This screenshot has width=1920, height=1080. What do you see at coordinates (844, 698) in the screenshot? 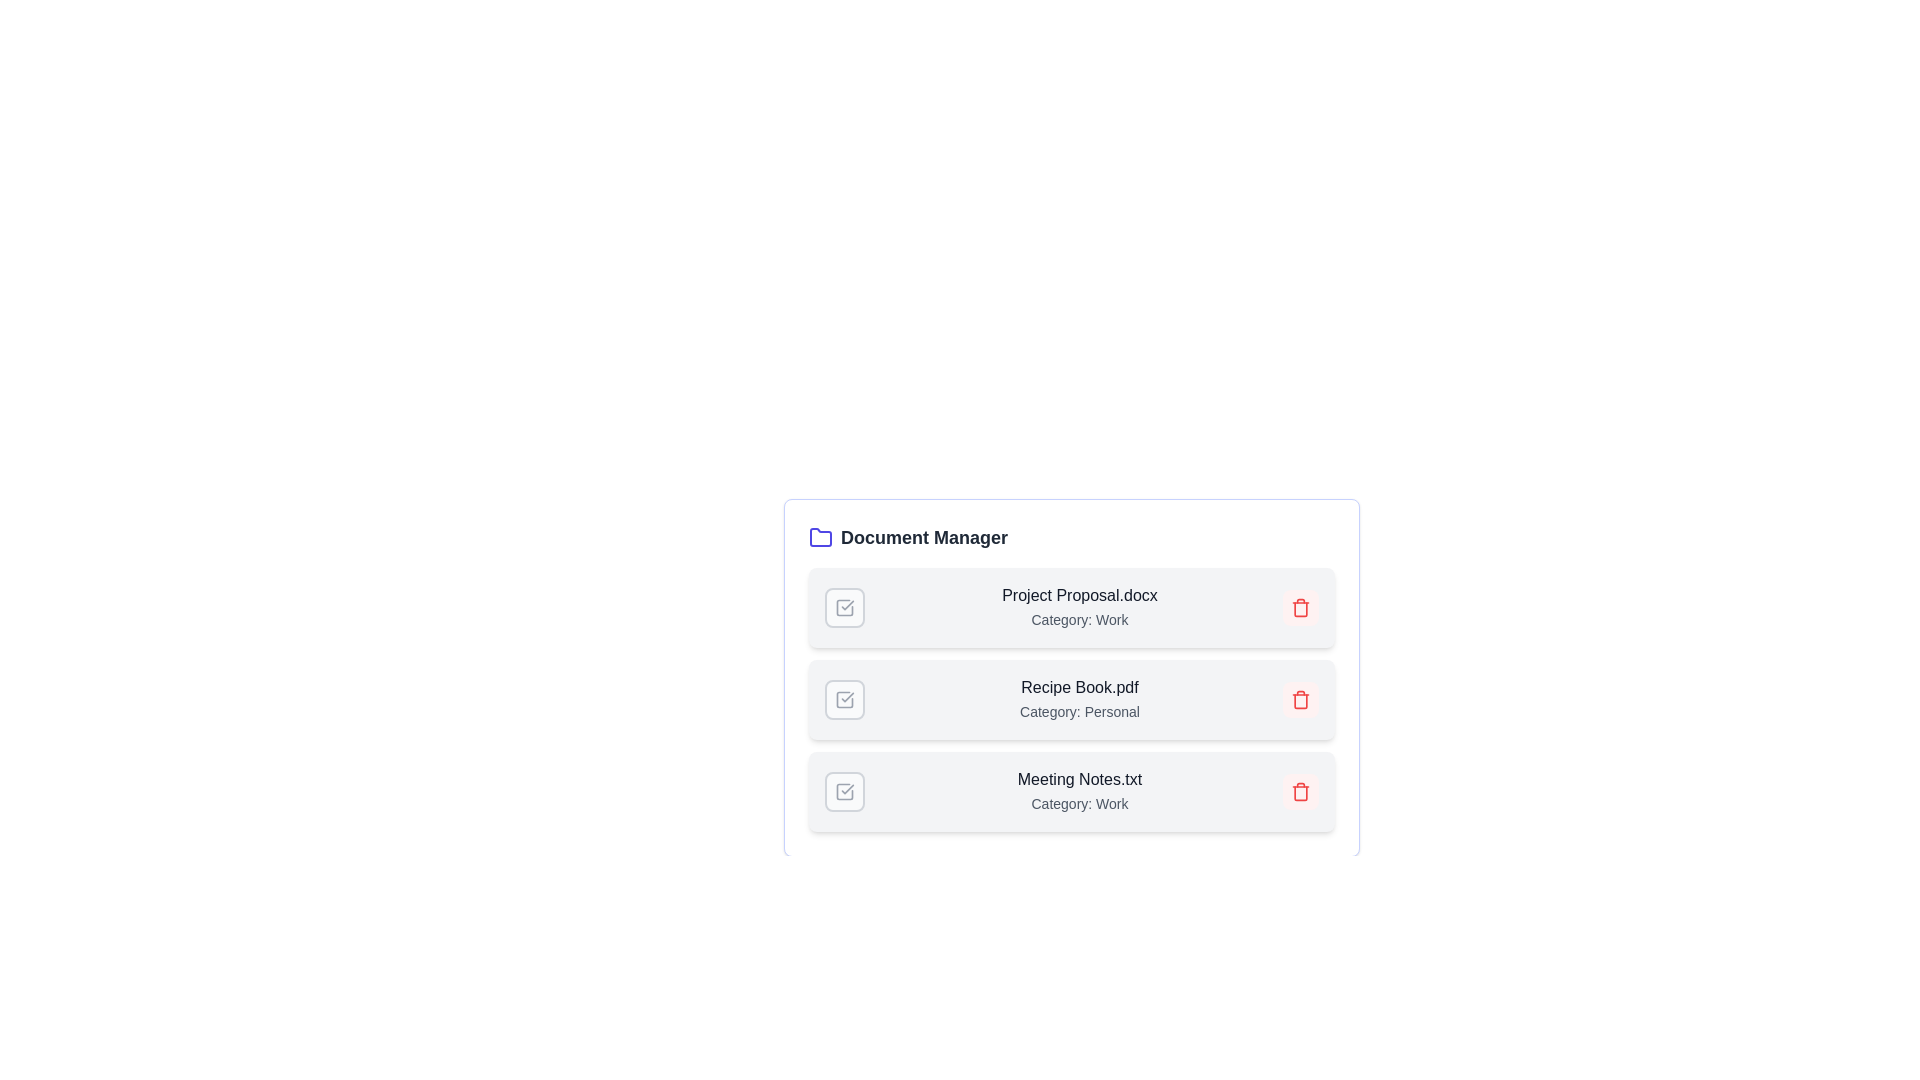
I see `the checkmark icon within the square that indicates the selection status for 'Recipe Book.pdf' in the document manager interface` at bounding box center [844, 698].